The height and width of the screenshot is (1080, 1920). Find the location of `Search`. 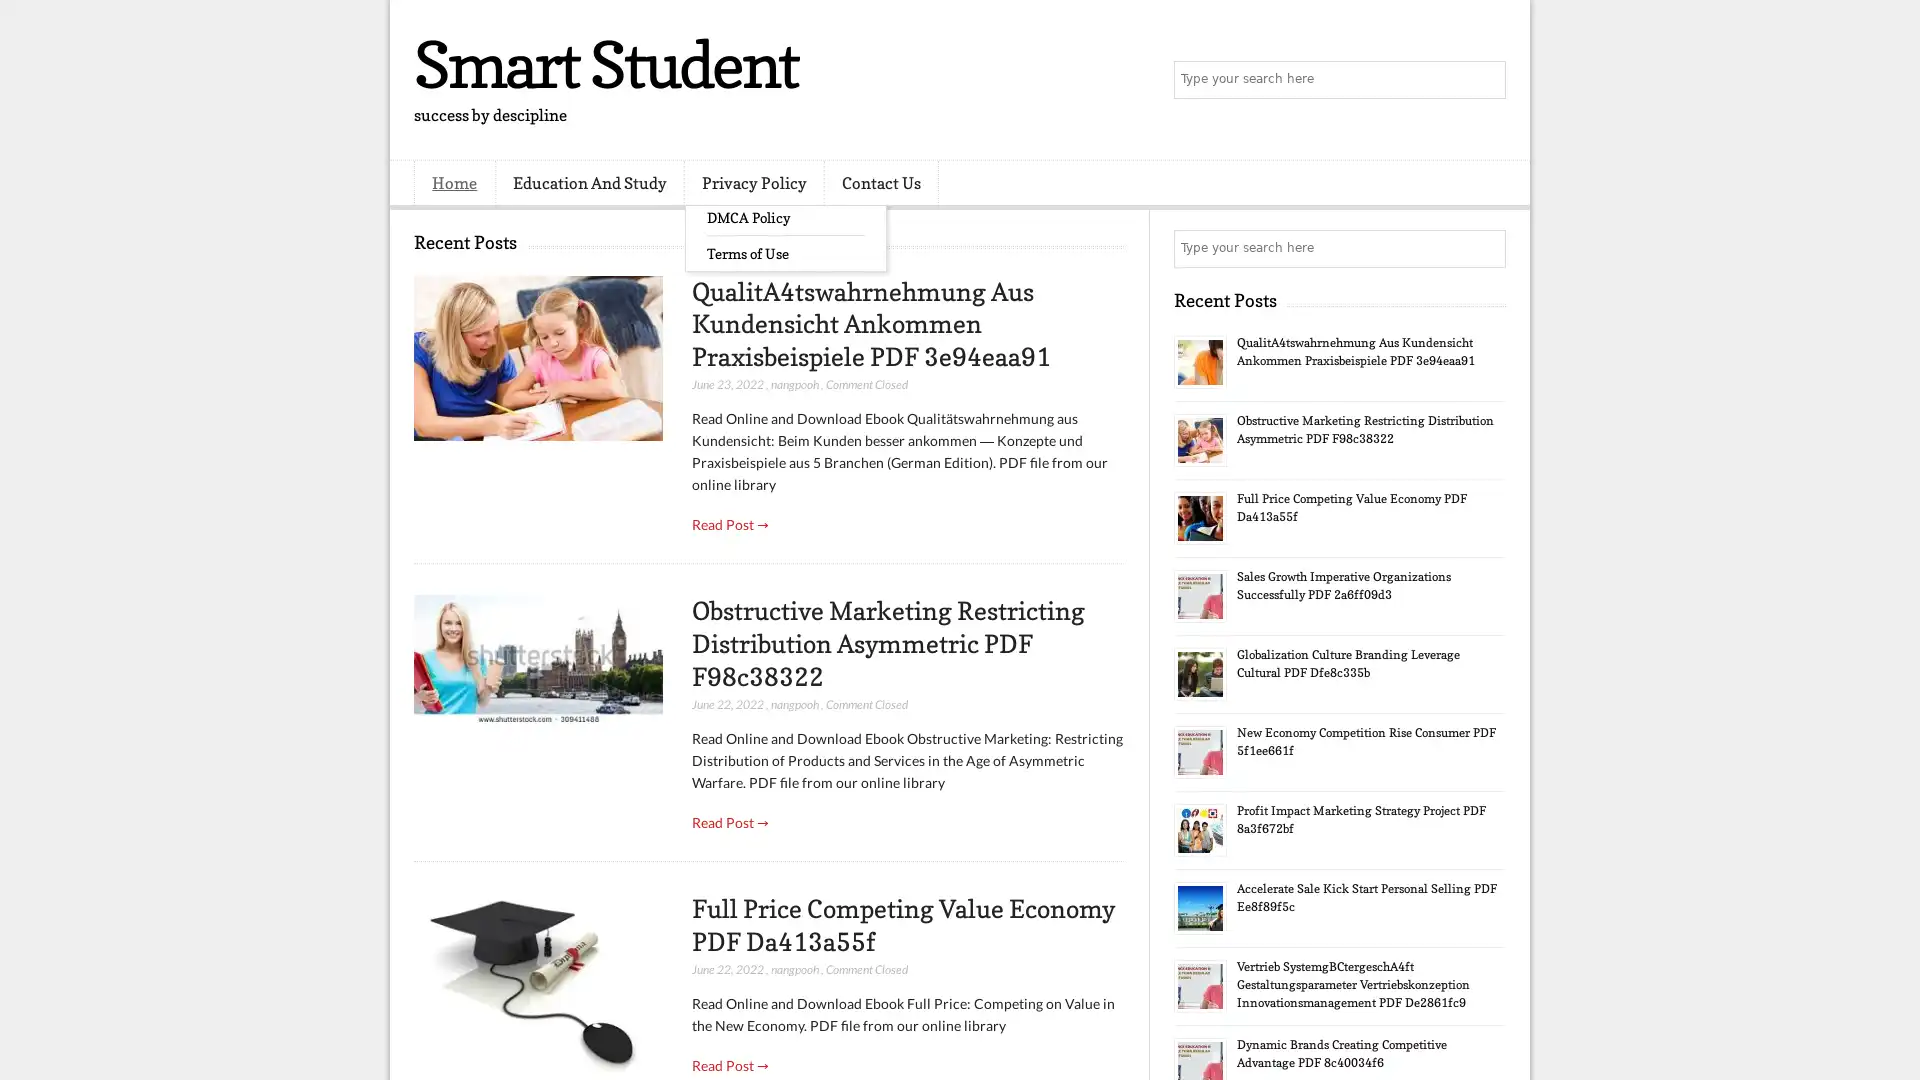

Search is located at coordinates (1485, 248).